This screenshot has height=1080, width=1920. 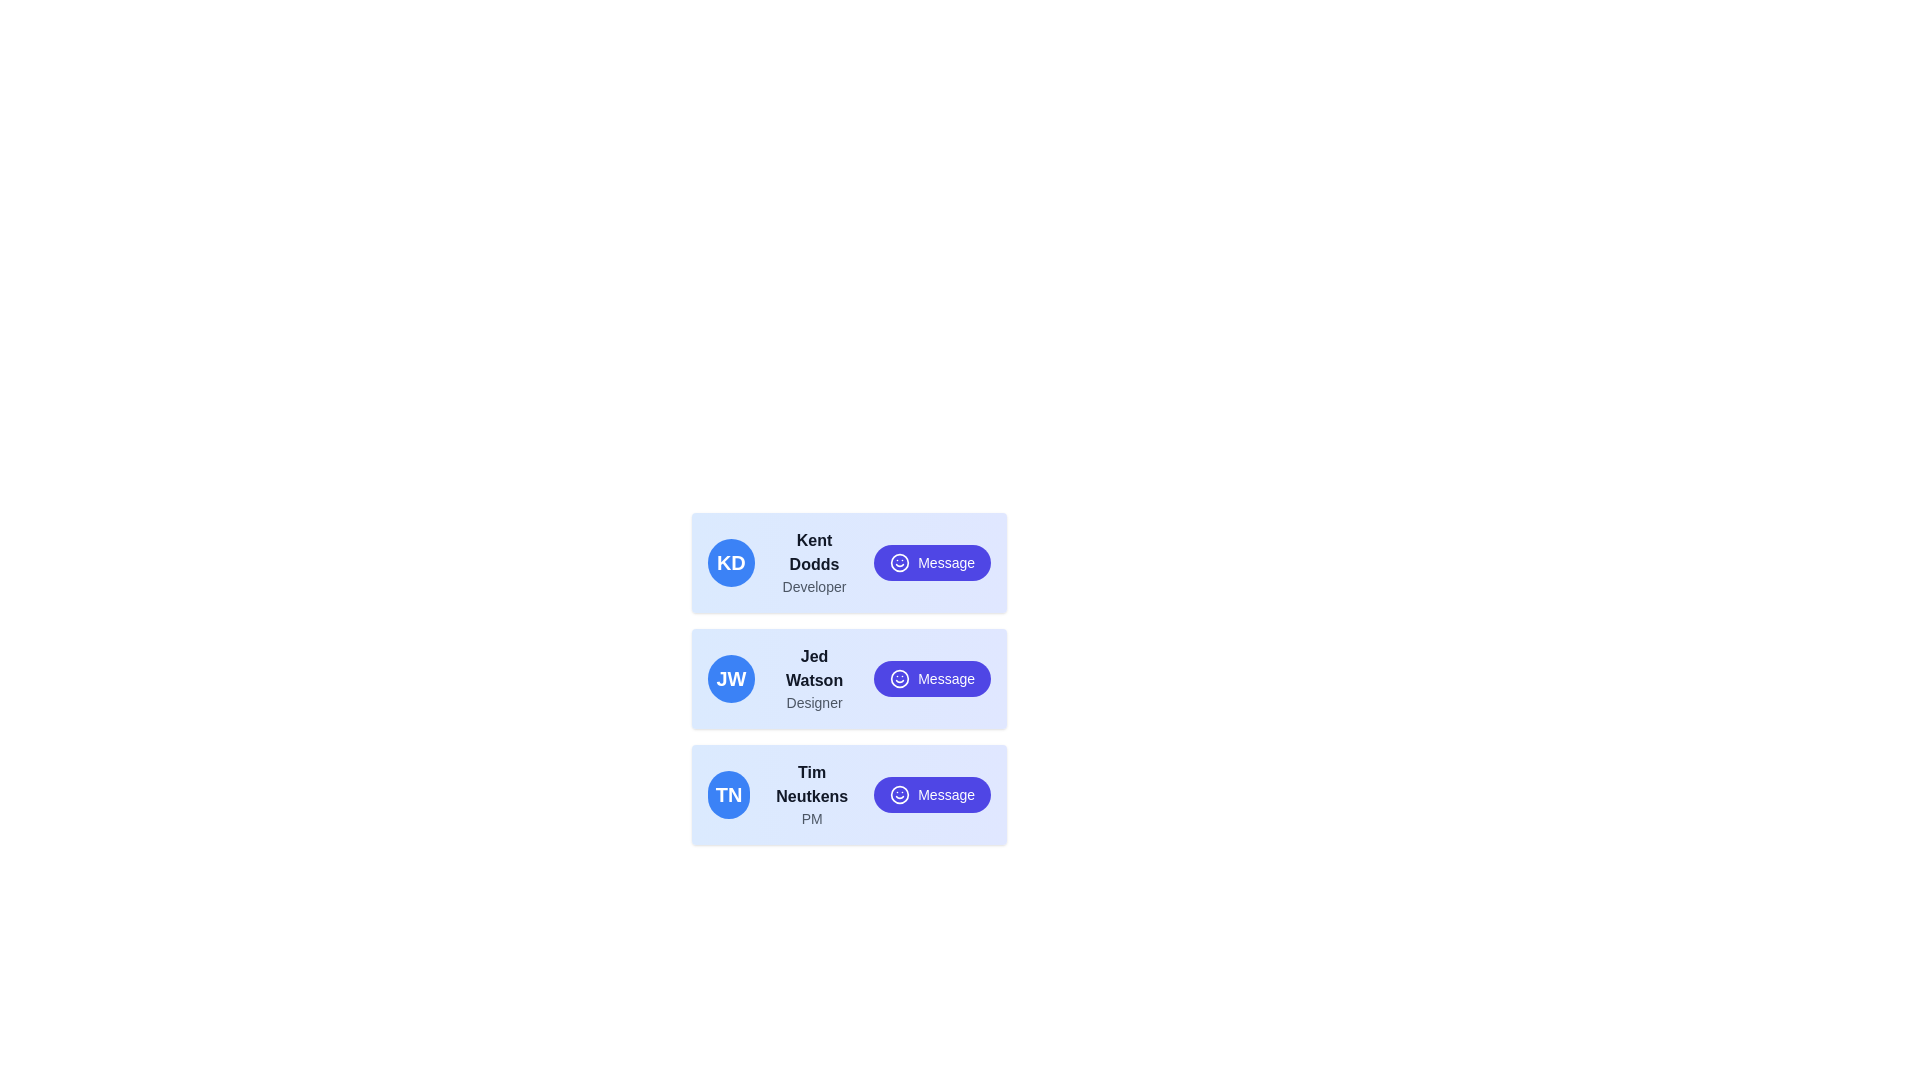 What do you see at coordinates (728, 793) in the screenshot?
I see `the circular blue Profile Badge displaying 'TN' in white, located to the left of the text 'Tim Neutkens' in the third card` at bounding box center [728, 793].